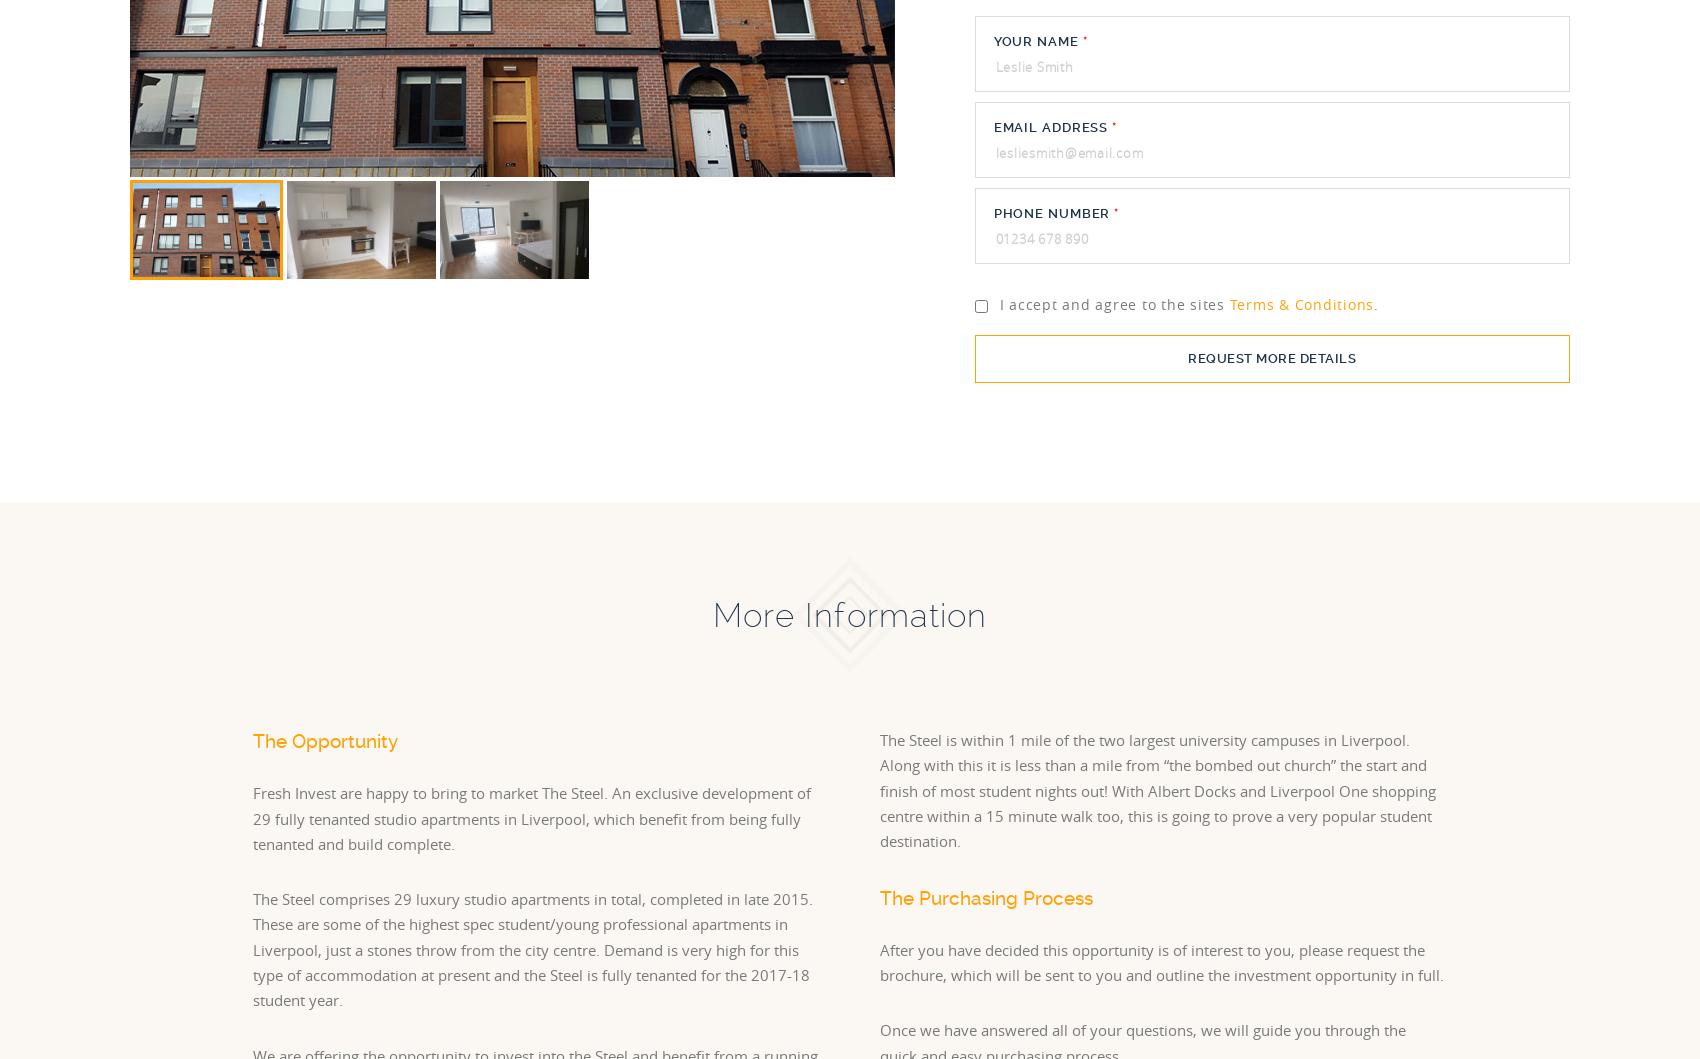 Image resolution: width=1700 pixels, height=1059 pixels. Describe the element at coordinates (1301, 304) in the screenshot. I see `'Terms & Conditions'` at that location.